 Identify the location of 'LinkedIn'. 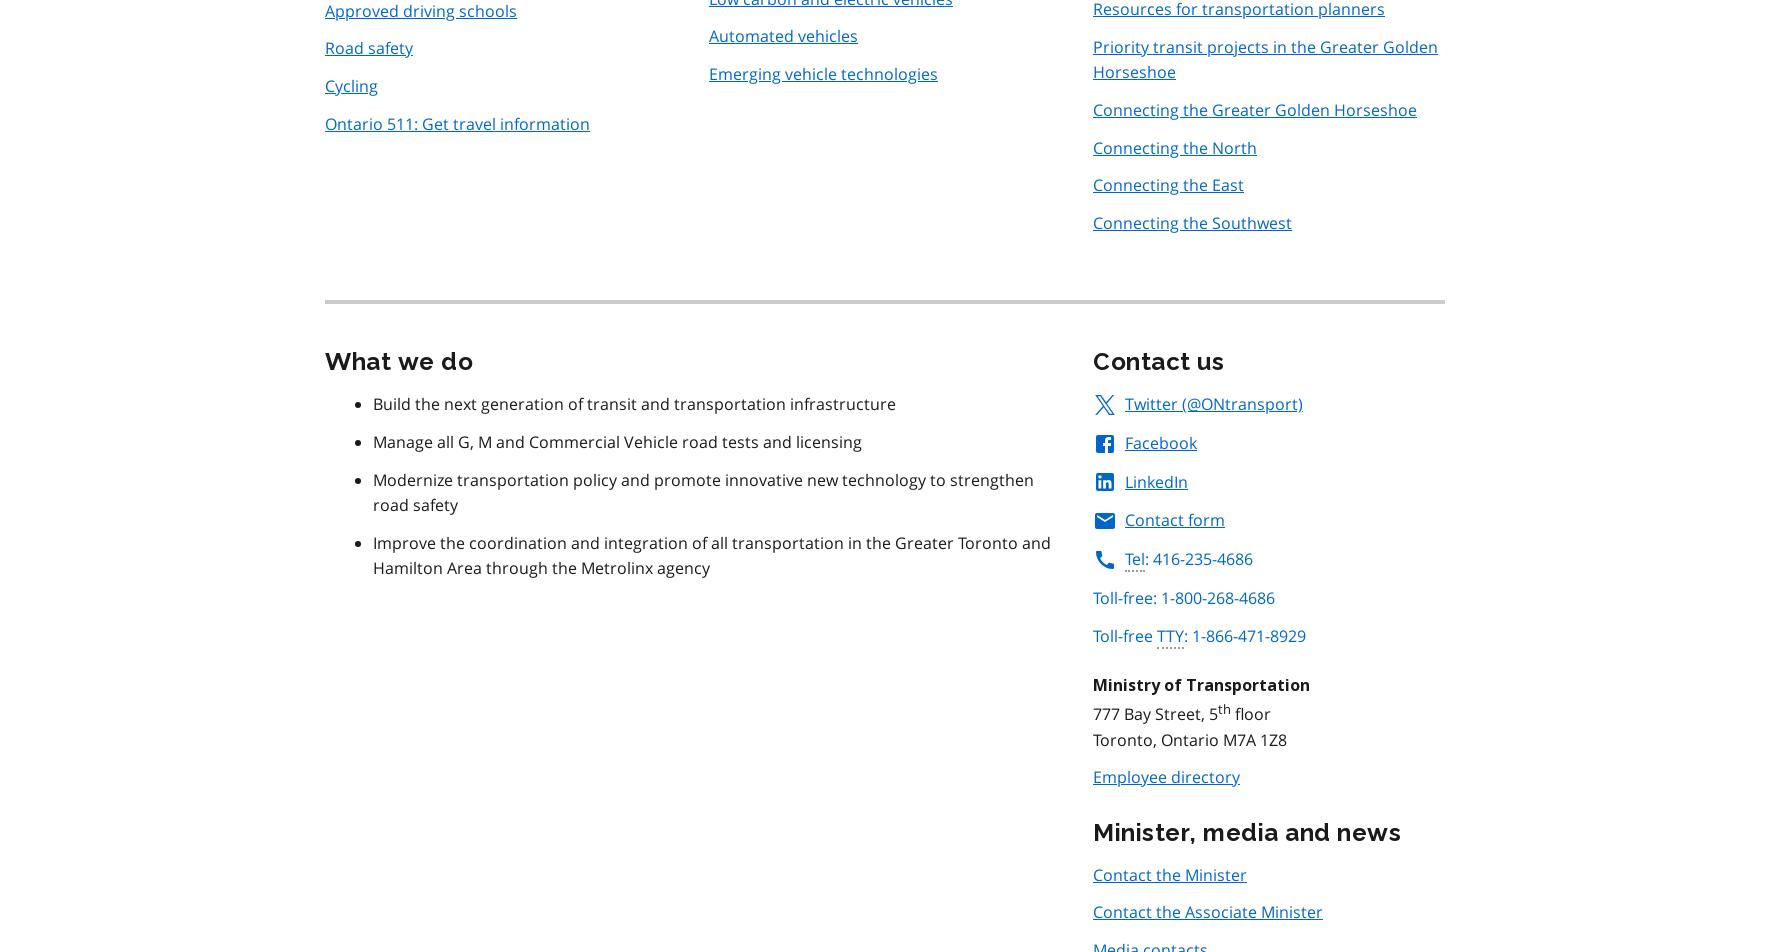
(1156, 481).